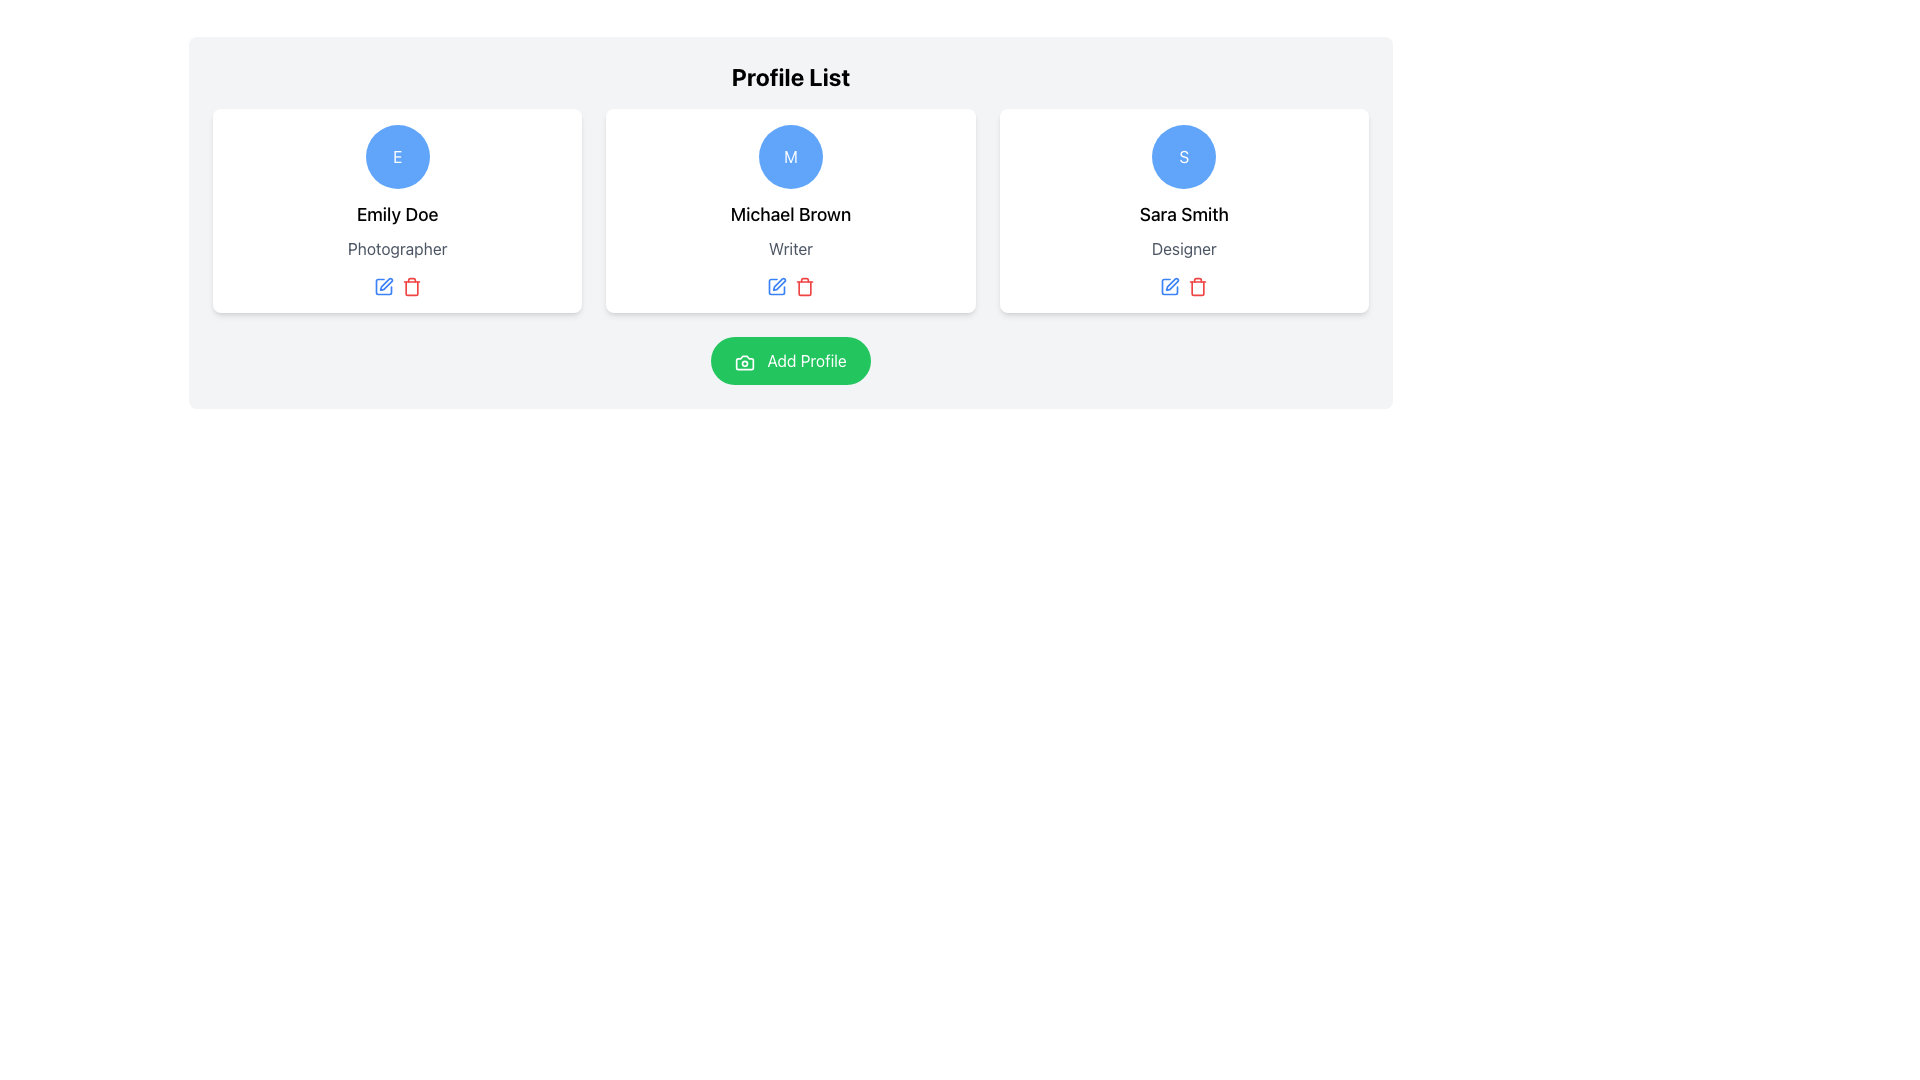  Describe the element at coordinates (383, 286) in the screenshot. I see `the edit icon located to the left of the trashcan icon within the SVG component of the 'Emily Doe' card` at that location.